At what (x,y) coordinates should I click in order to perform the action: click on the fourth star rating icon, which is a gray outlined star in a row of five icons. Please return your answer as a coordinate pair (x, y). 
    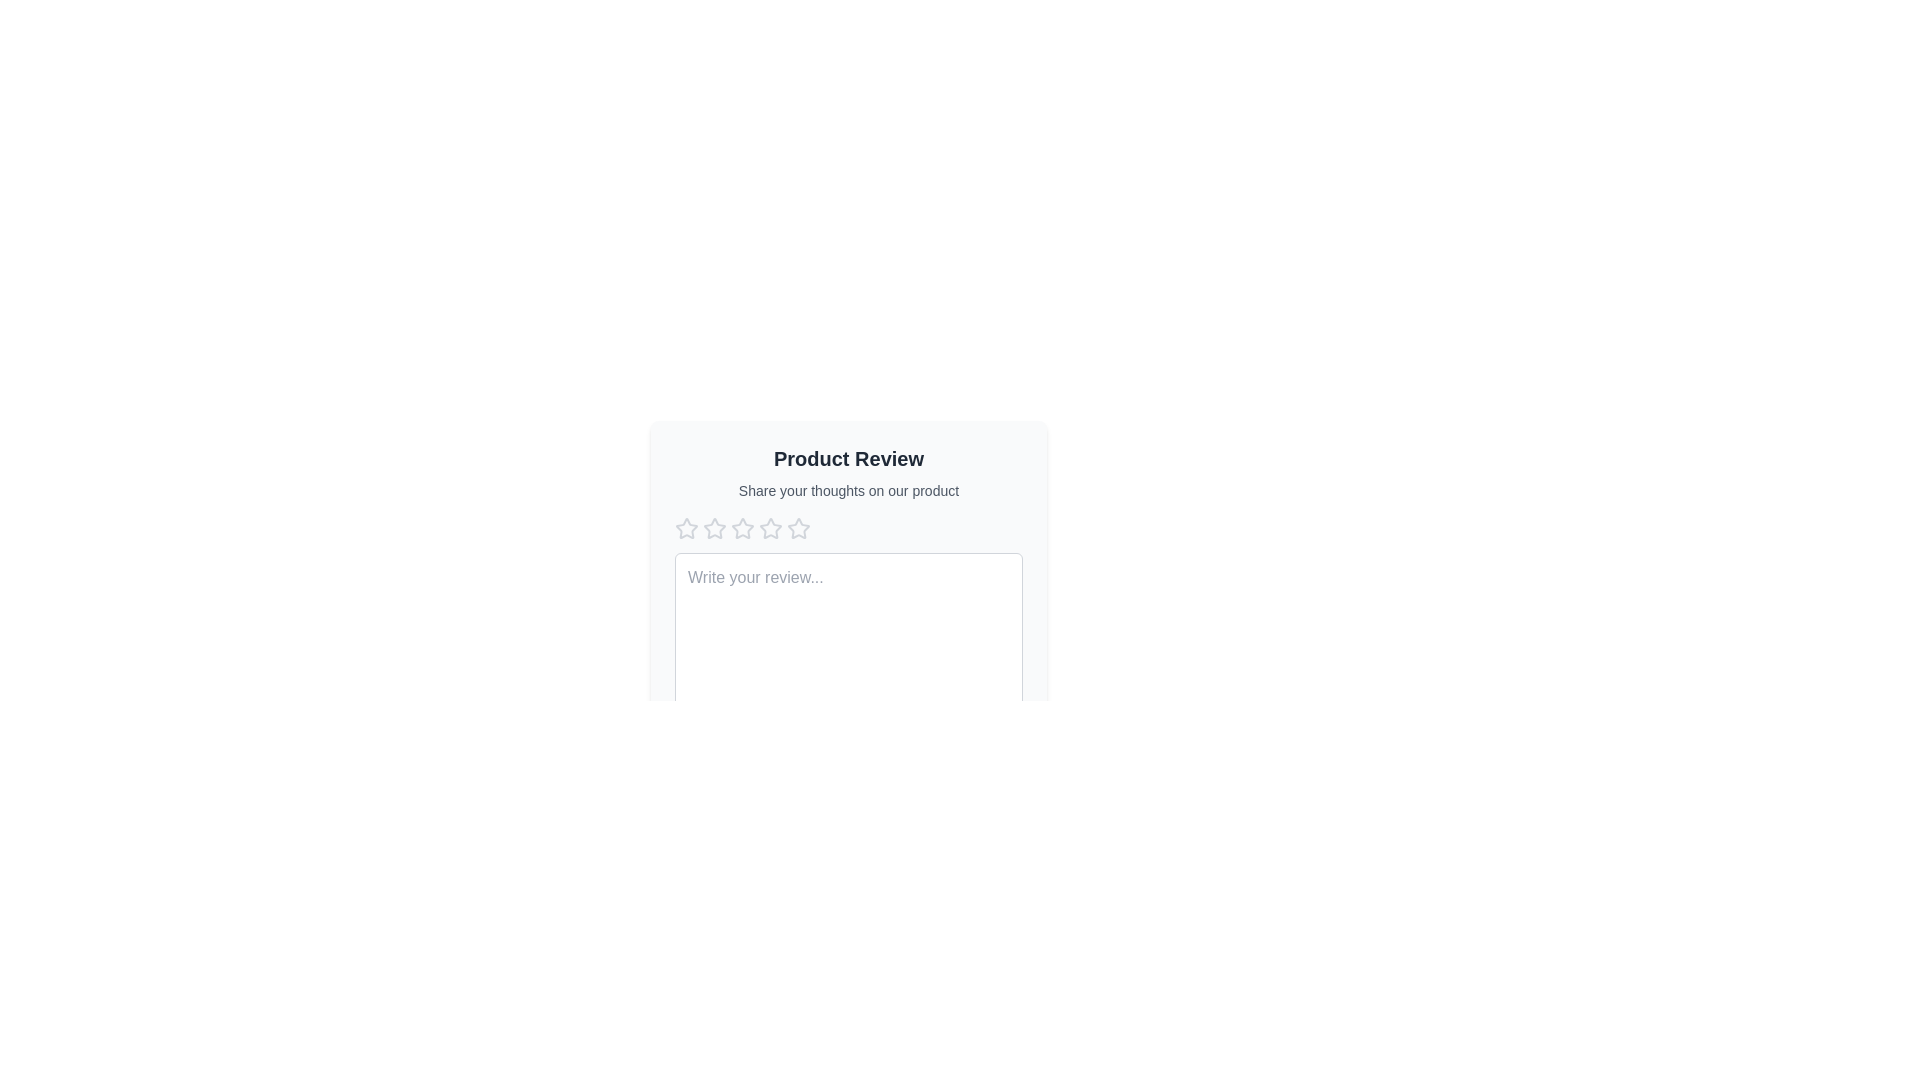
    Looking at the image, I should click on (742, 527).